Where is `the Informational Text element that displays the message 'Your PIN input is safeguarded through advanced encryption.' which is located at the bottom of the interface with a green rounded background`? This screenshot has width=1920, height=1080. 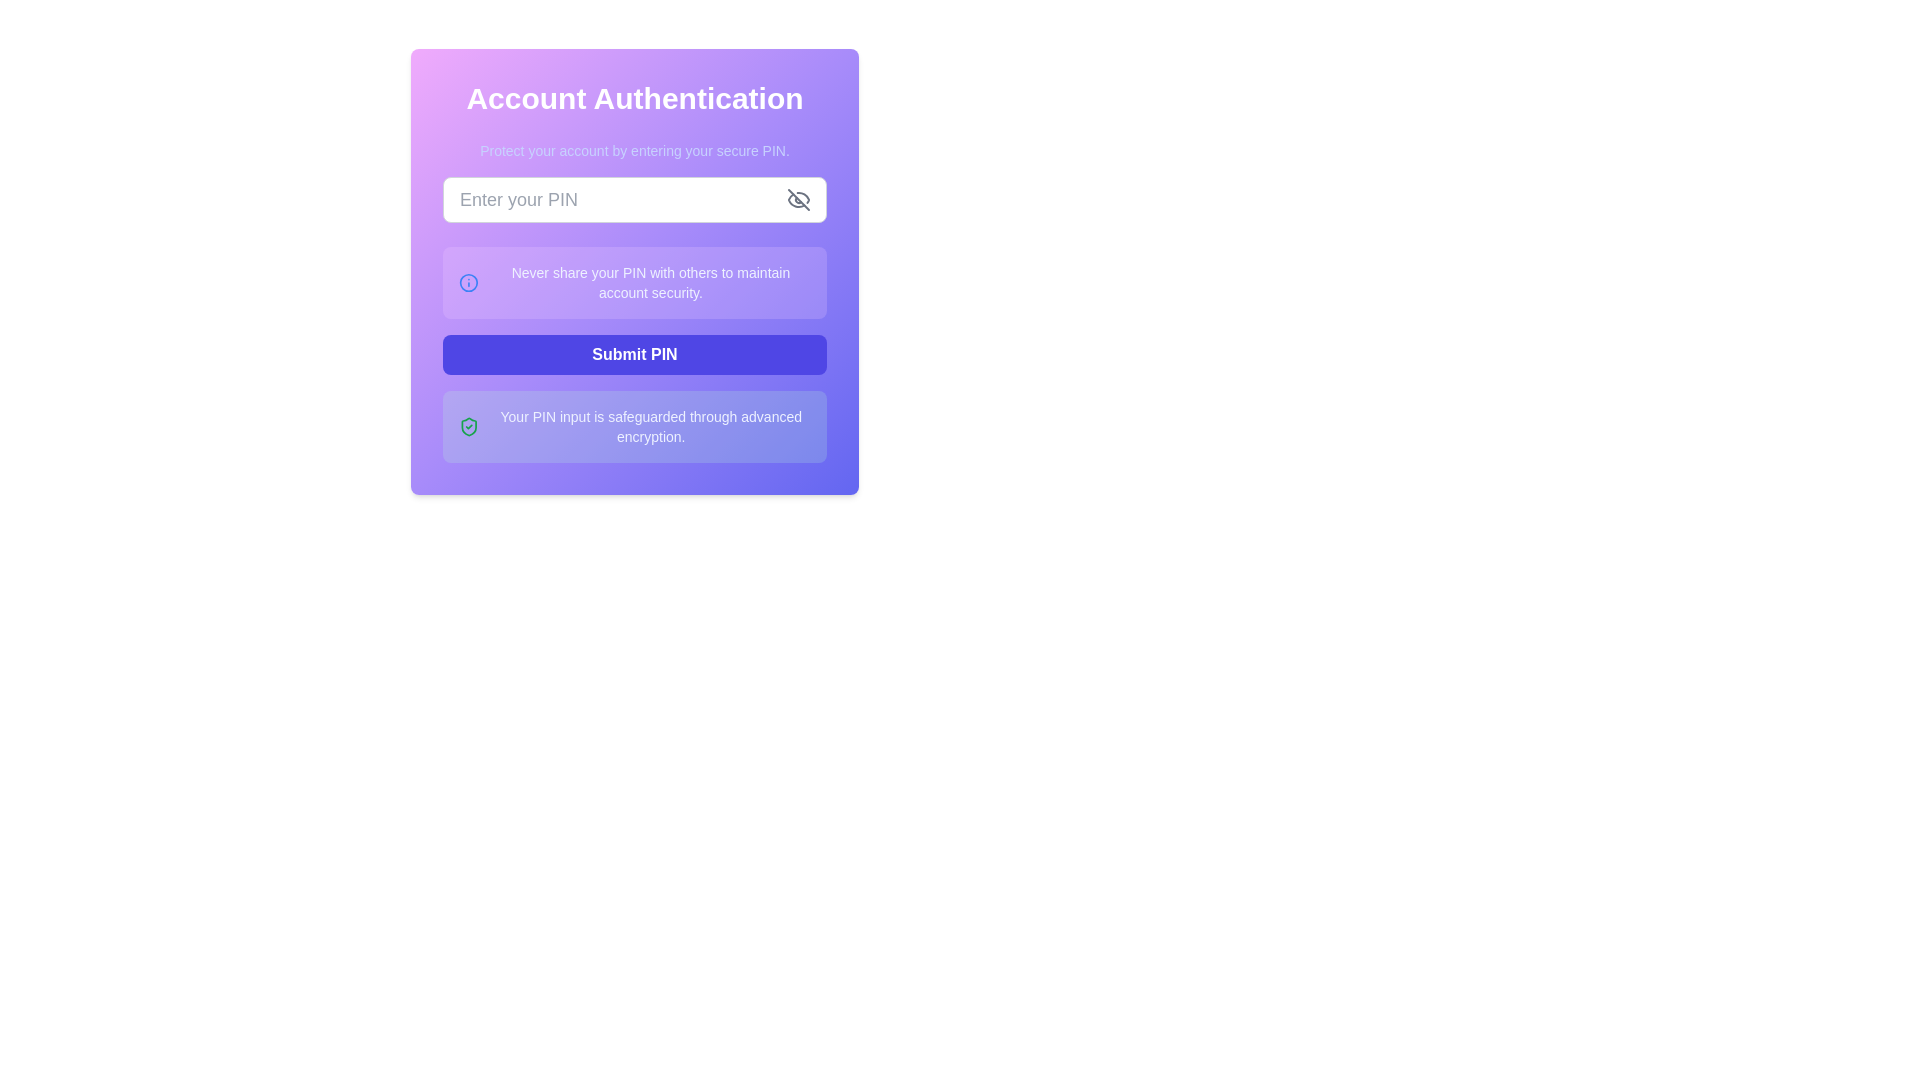
the Informational Text element that displays the message 'Your PIN input is safeguarded through advanced encryption.' which is located at the bottom of the interface with a green rounded background is located at coordinates (651, 426).